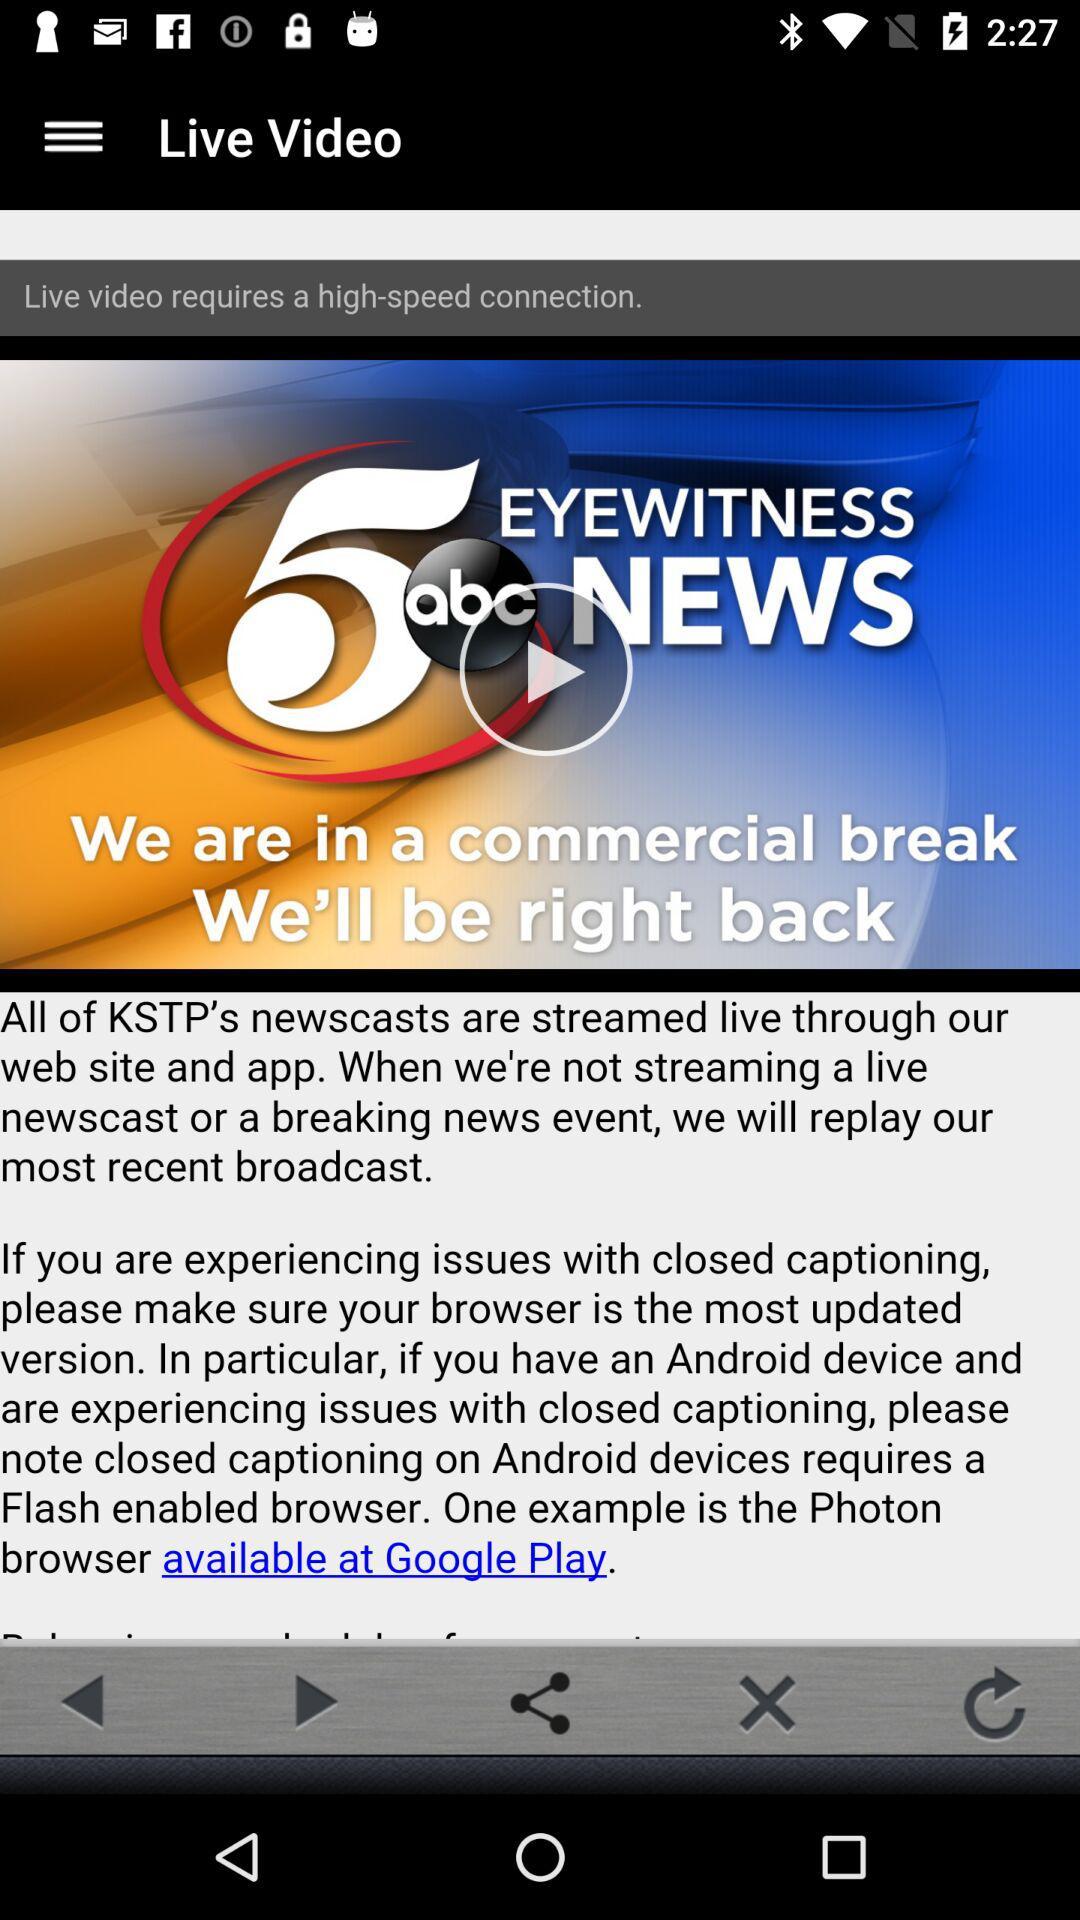  What do you see at coordinates (72, 135) in the screenshot?
I see `more` at bounding box center [72, 135].